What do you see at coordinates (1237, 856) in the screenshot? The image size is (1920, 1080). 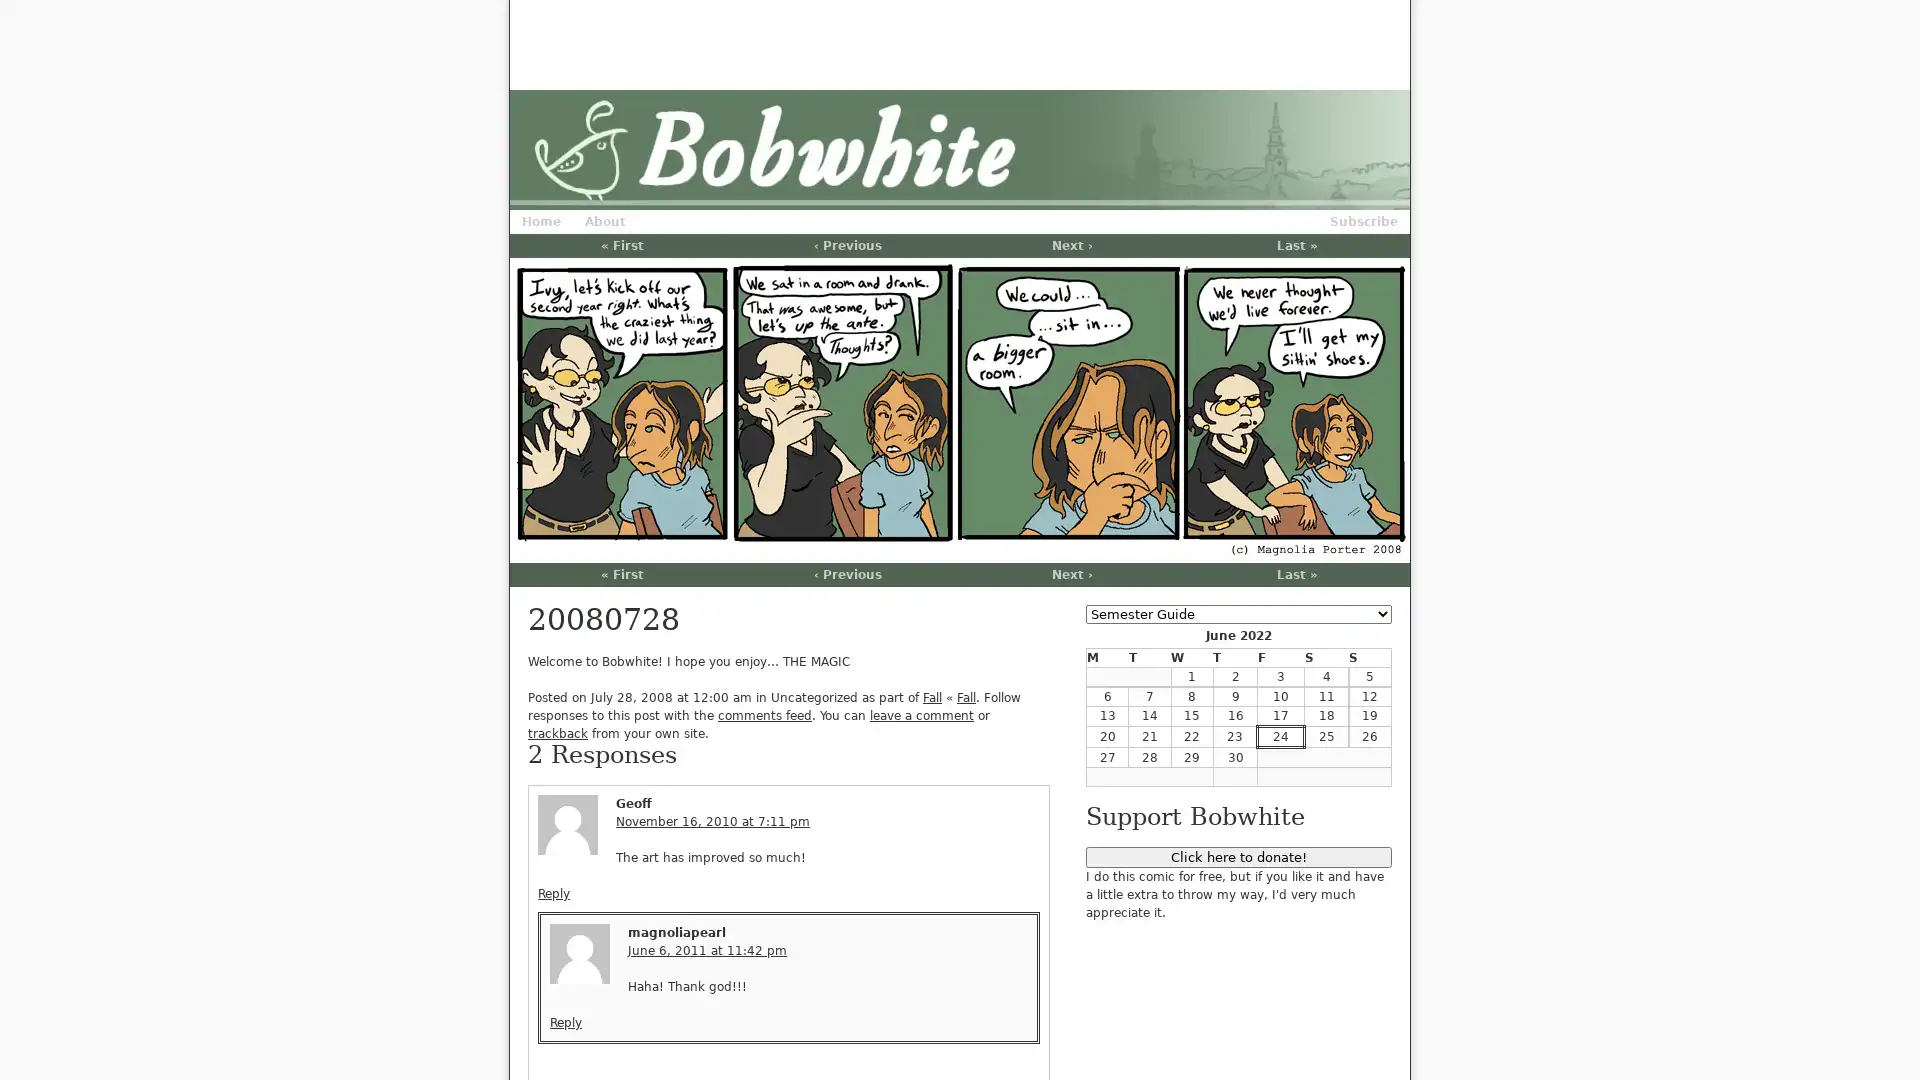 I see `Click here to donate!` at bounding box center [1237, 856].